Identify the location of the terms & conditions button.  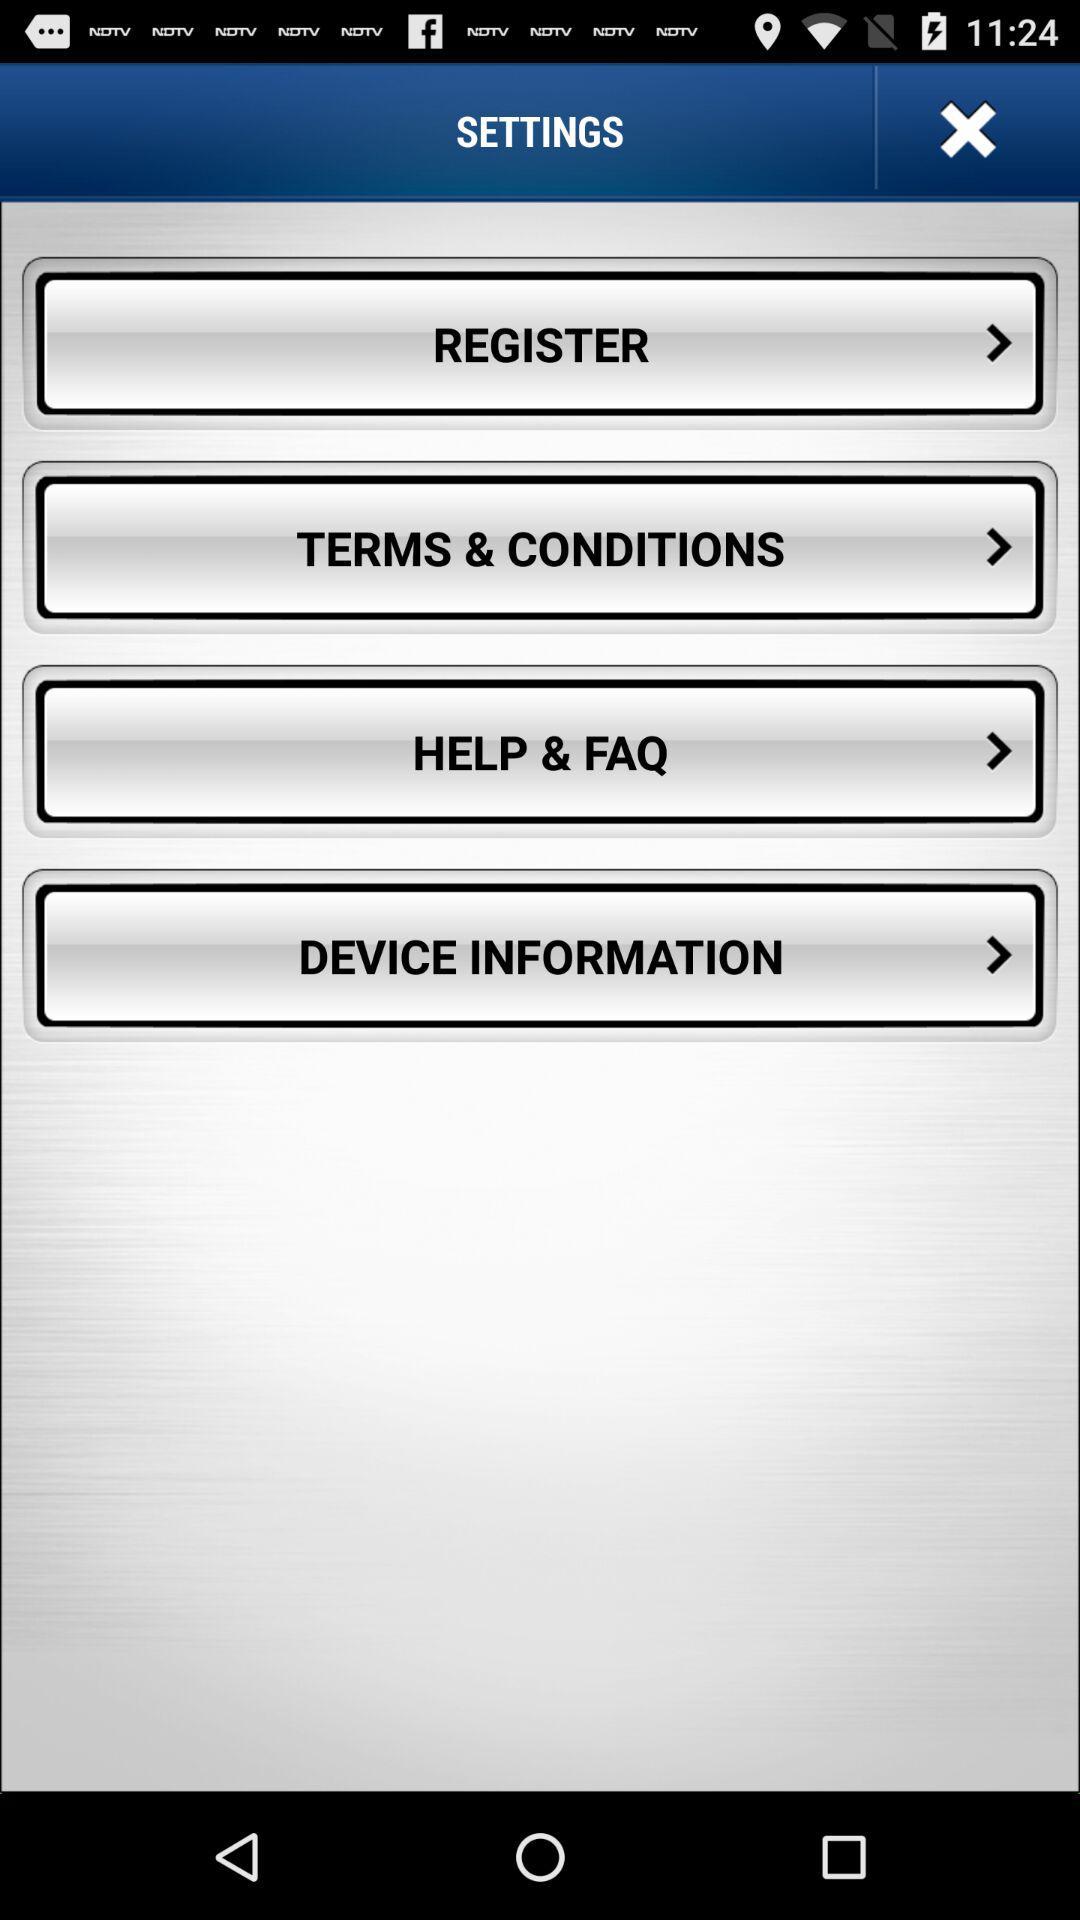
(540, 548).